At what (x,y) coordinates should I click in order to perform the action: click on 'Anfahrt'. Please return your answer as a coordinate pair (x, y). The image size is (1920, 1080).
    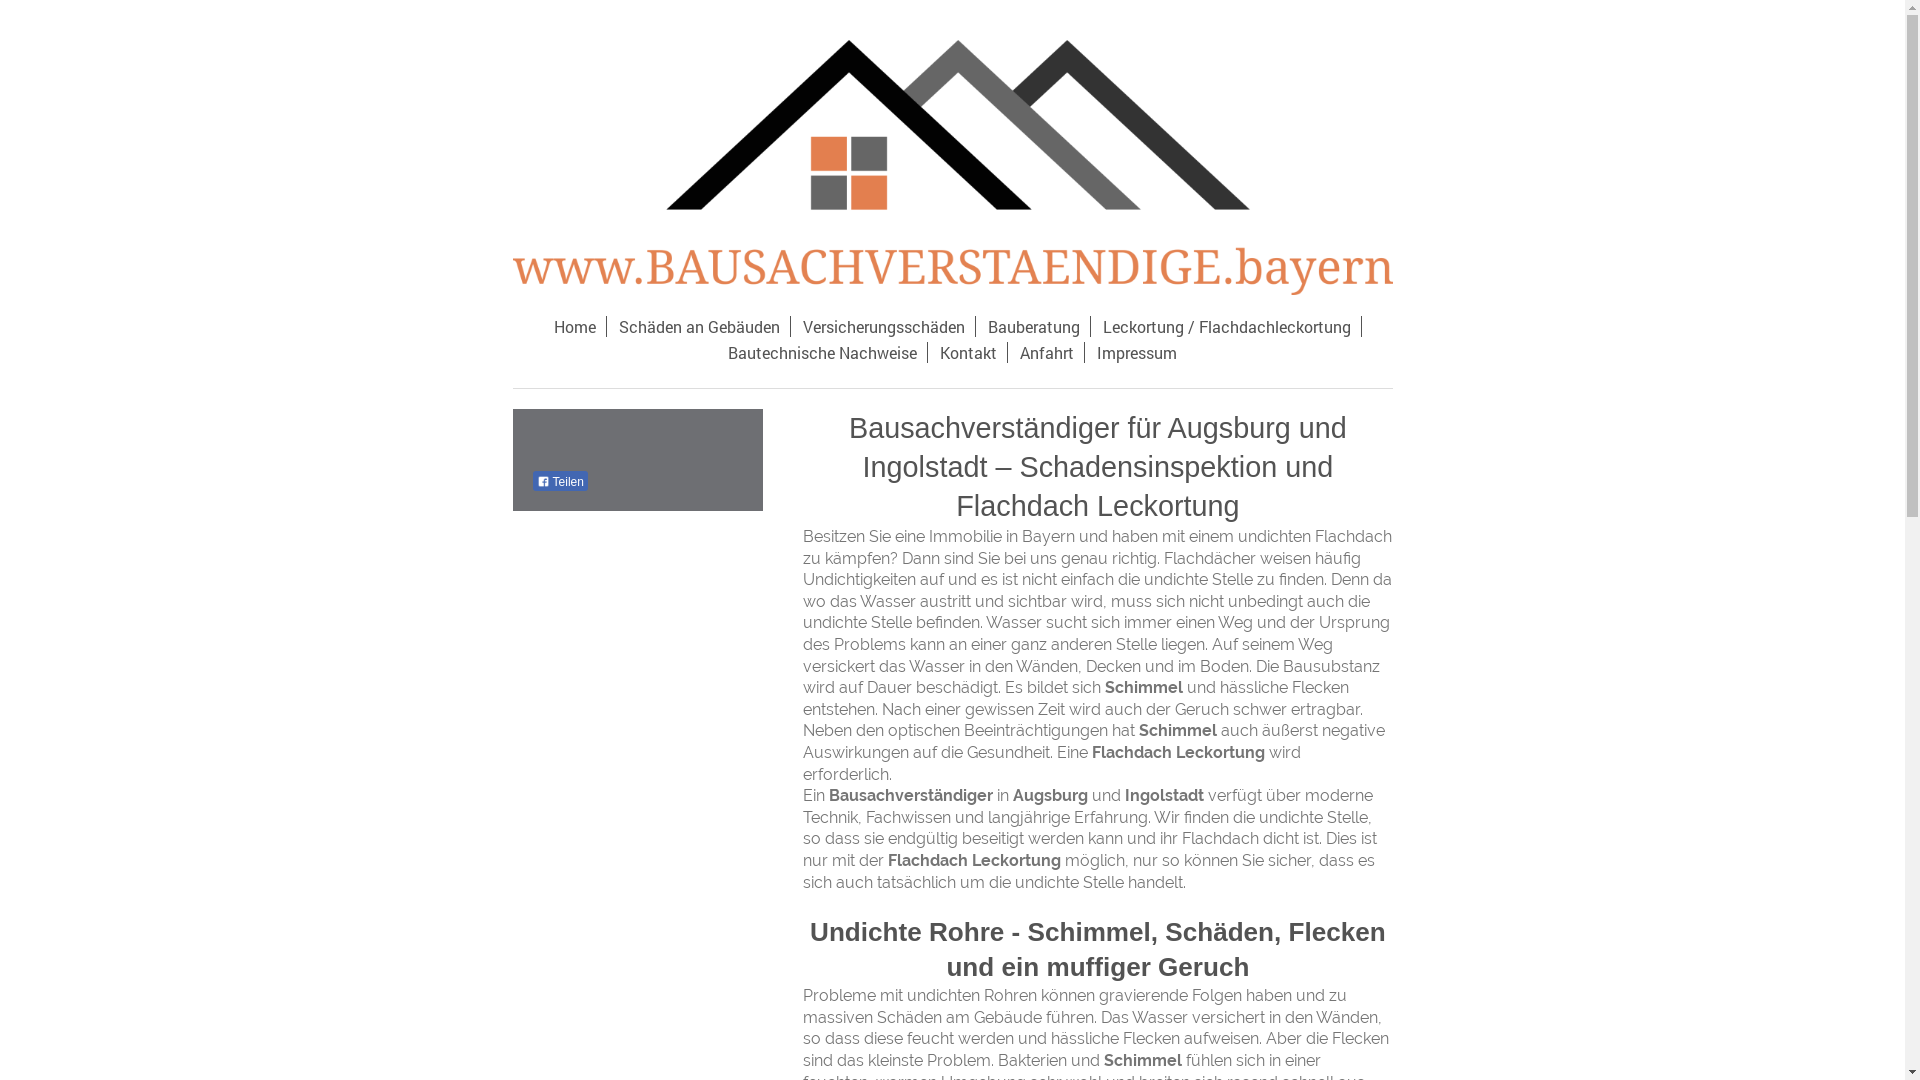
    Looking at the image, I should click on (1046, 351).